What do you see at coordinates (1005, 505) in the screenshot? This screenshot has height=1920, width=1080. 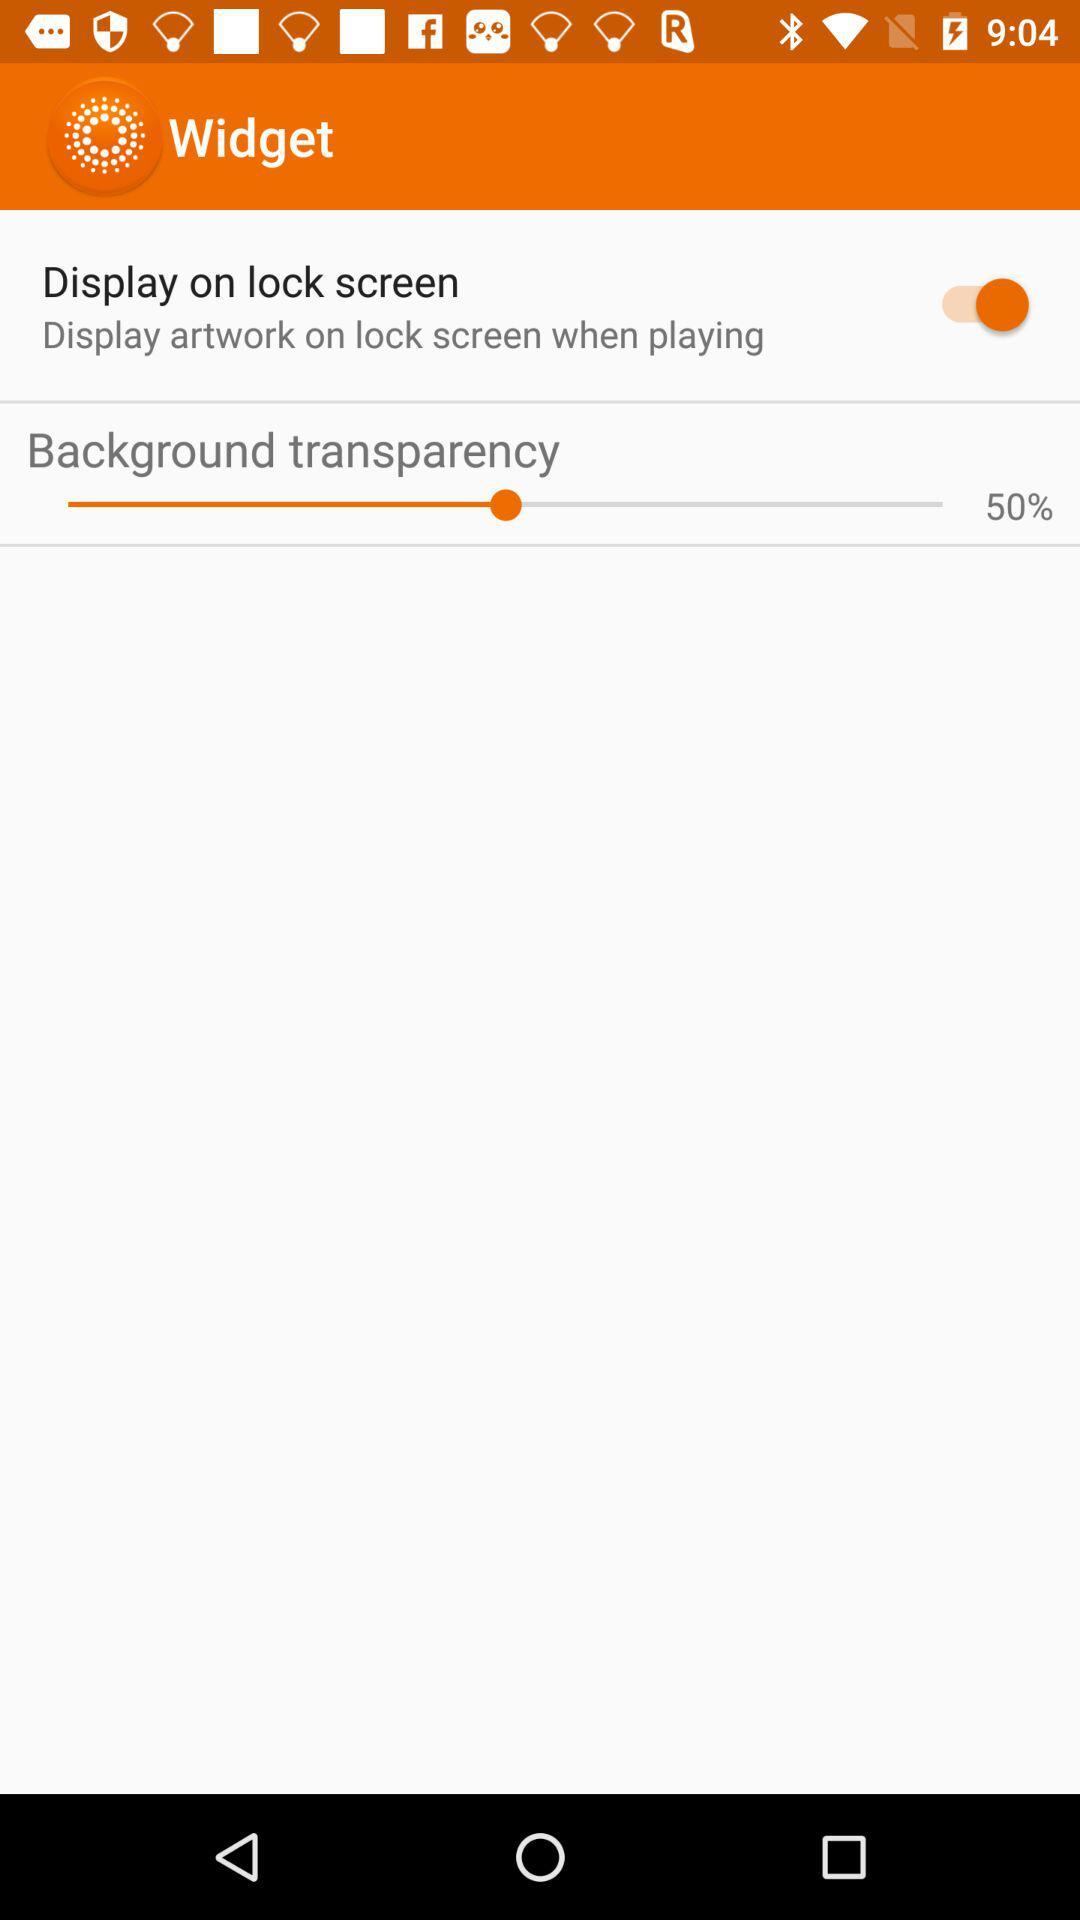 I see `the 50 icon` at bounding box center [1005, 505].